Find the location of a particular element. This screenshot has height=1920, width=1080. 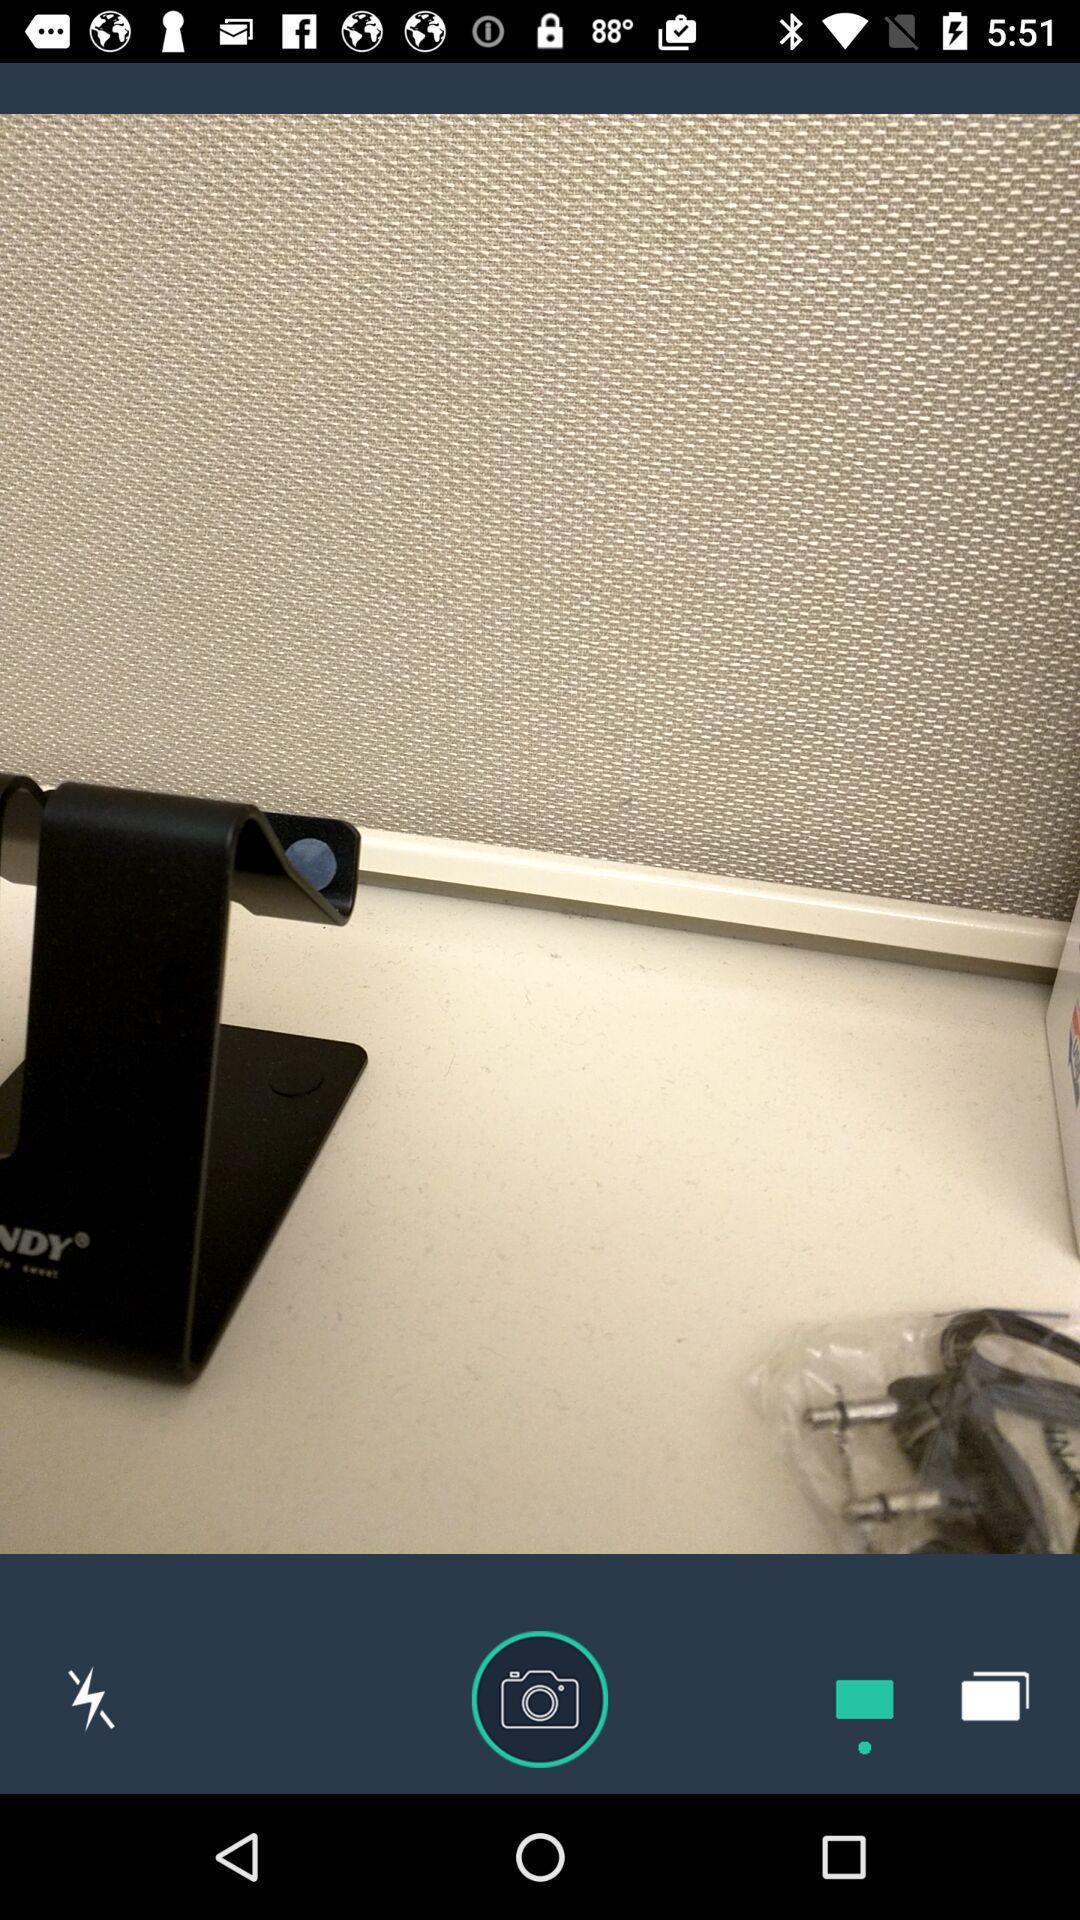

item at the bottom left corner is located at coordinates (91, 1698).